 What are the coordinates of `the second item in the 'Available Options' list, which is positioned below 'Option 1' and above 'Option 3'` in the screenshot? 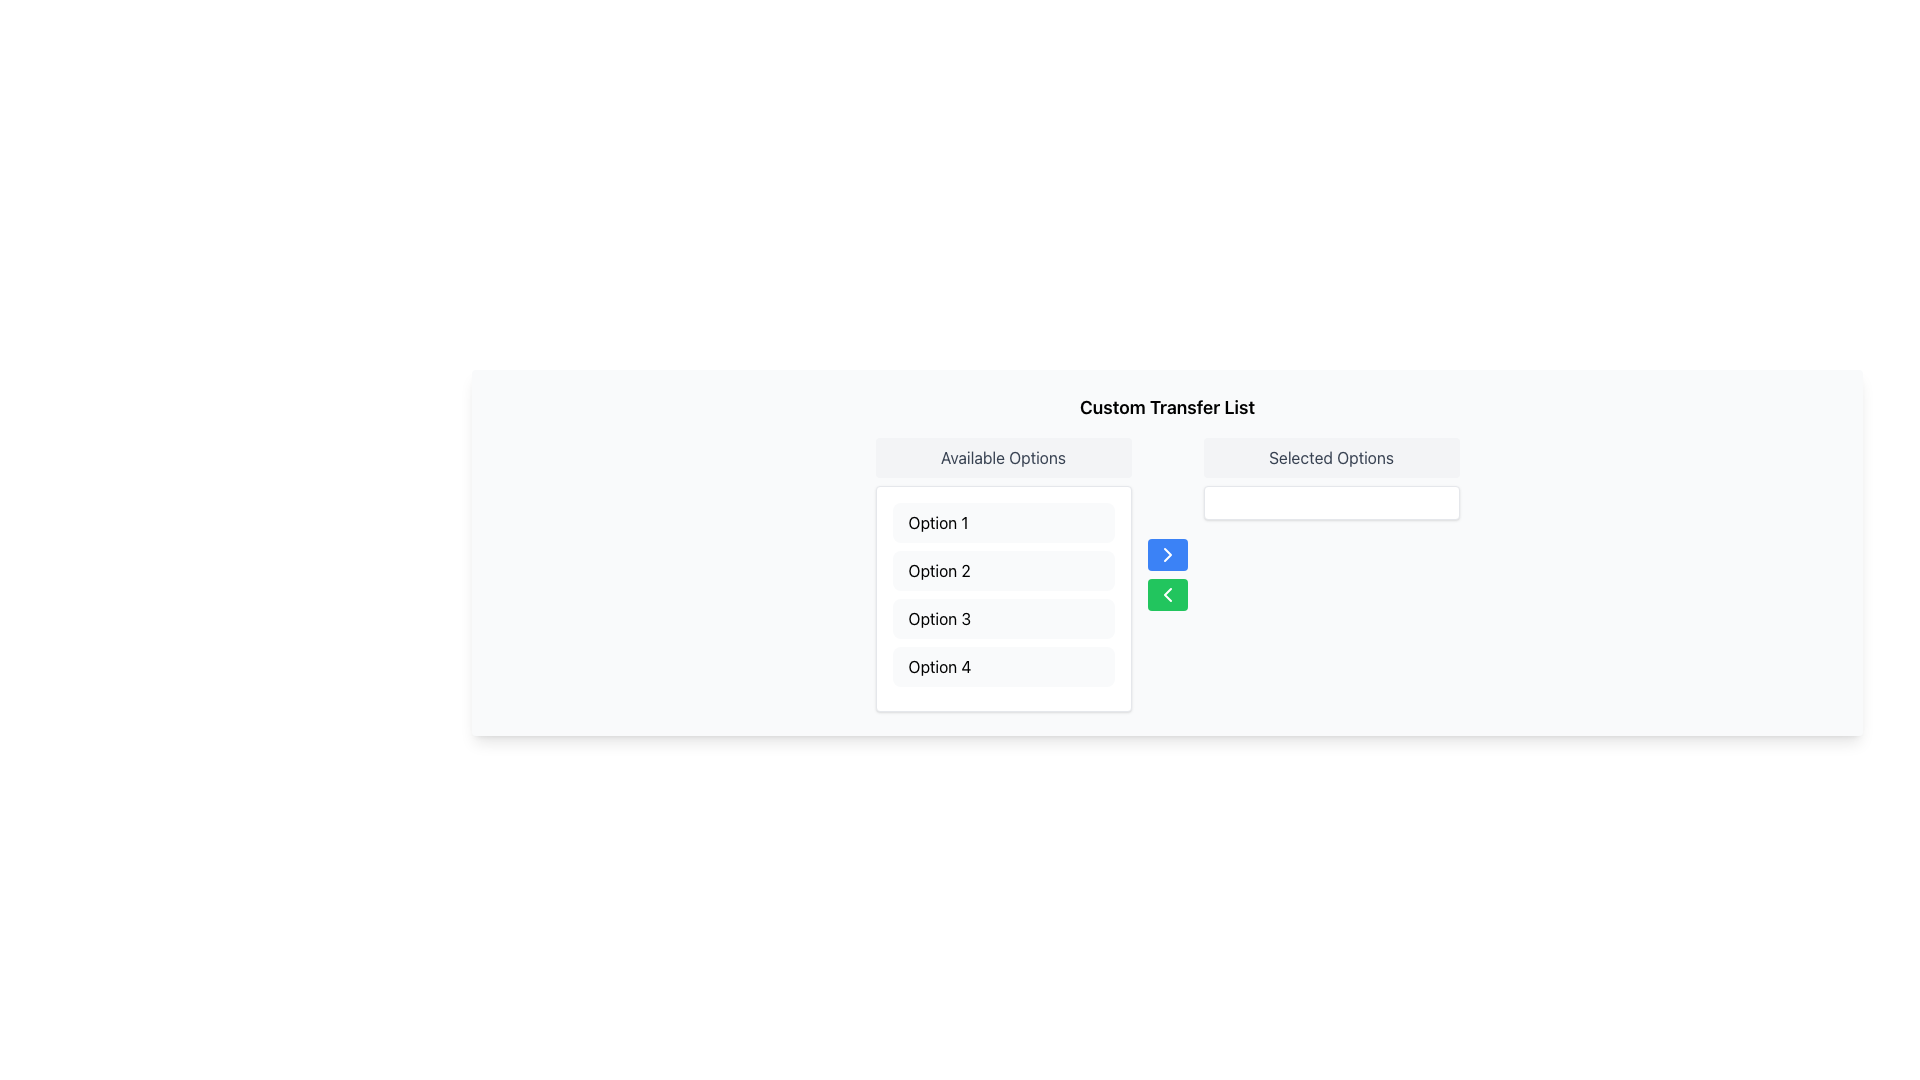 It's located at (1003, 570).